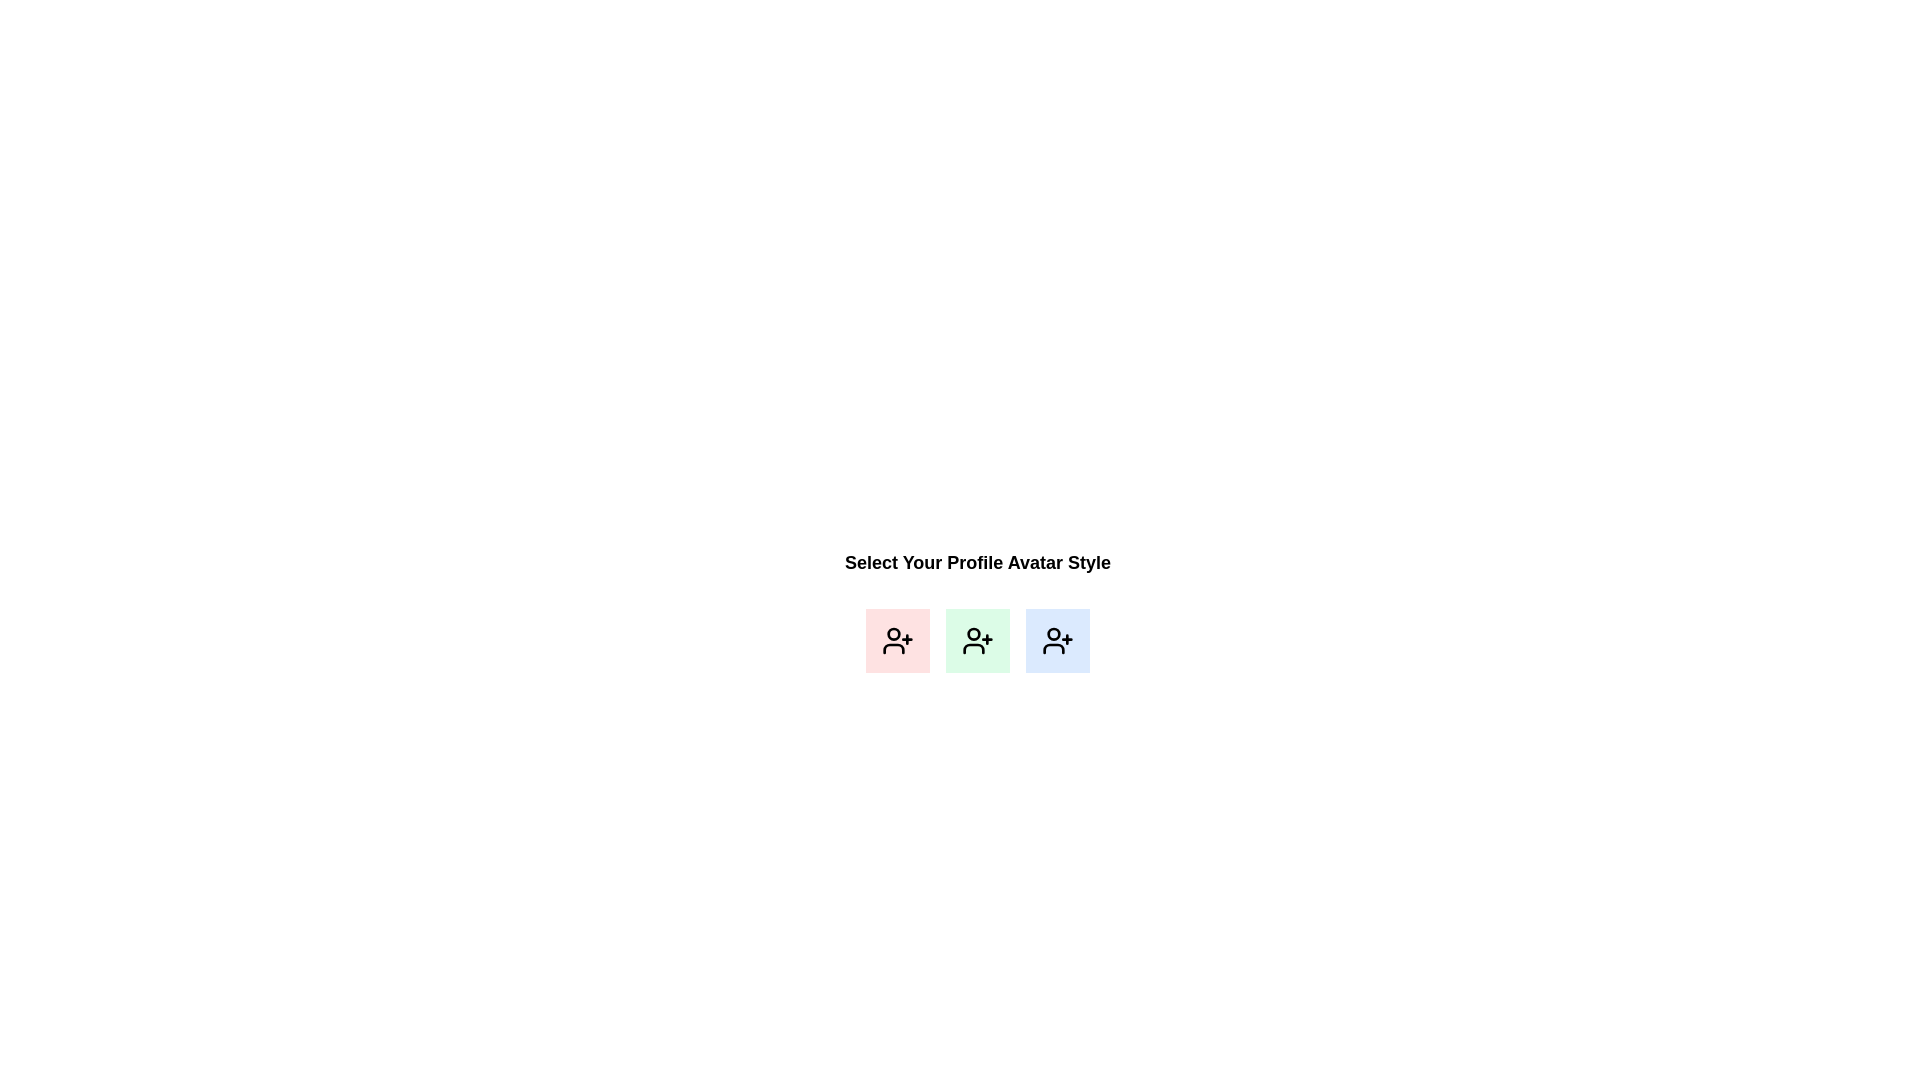 Image resolution: width=1920 pixels, height=1080 pixels. What do you see at coordinates (978, 640) in the screenshot?
I see `the profile avatar style selection button, which features a user-plus icon and is the second item in a horizontal grid layout under the 'Select Your Profile Avatar Style' heading` at bounding box center [978, 640].